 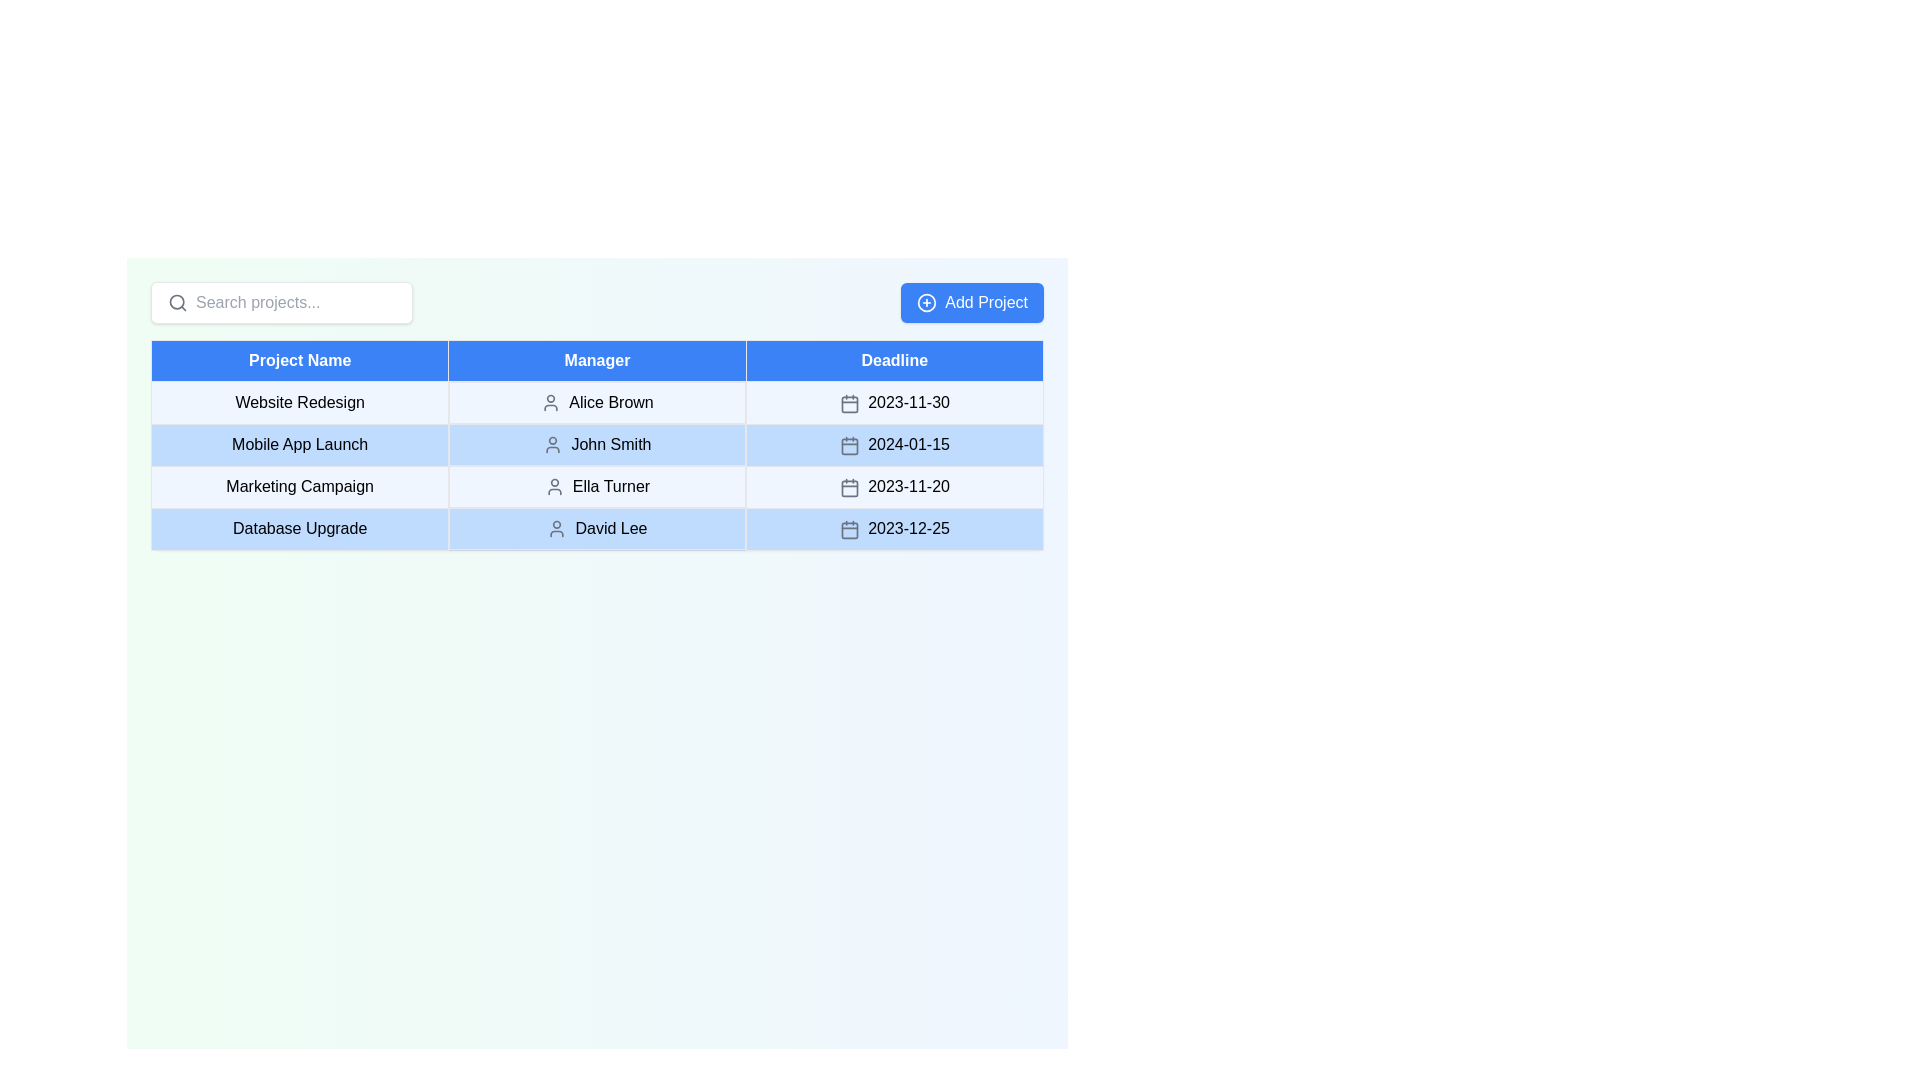 I want to click on the text label displaying 'John Smith' in the second column of the row for 'Mobile App Launch', which is centered in its cell below the 'Manager' header, so click(x=596, y=443).